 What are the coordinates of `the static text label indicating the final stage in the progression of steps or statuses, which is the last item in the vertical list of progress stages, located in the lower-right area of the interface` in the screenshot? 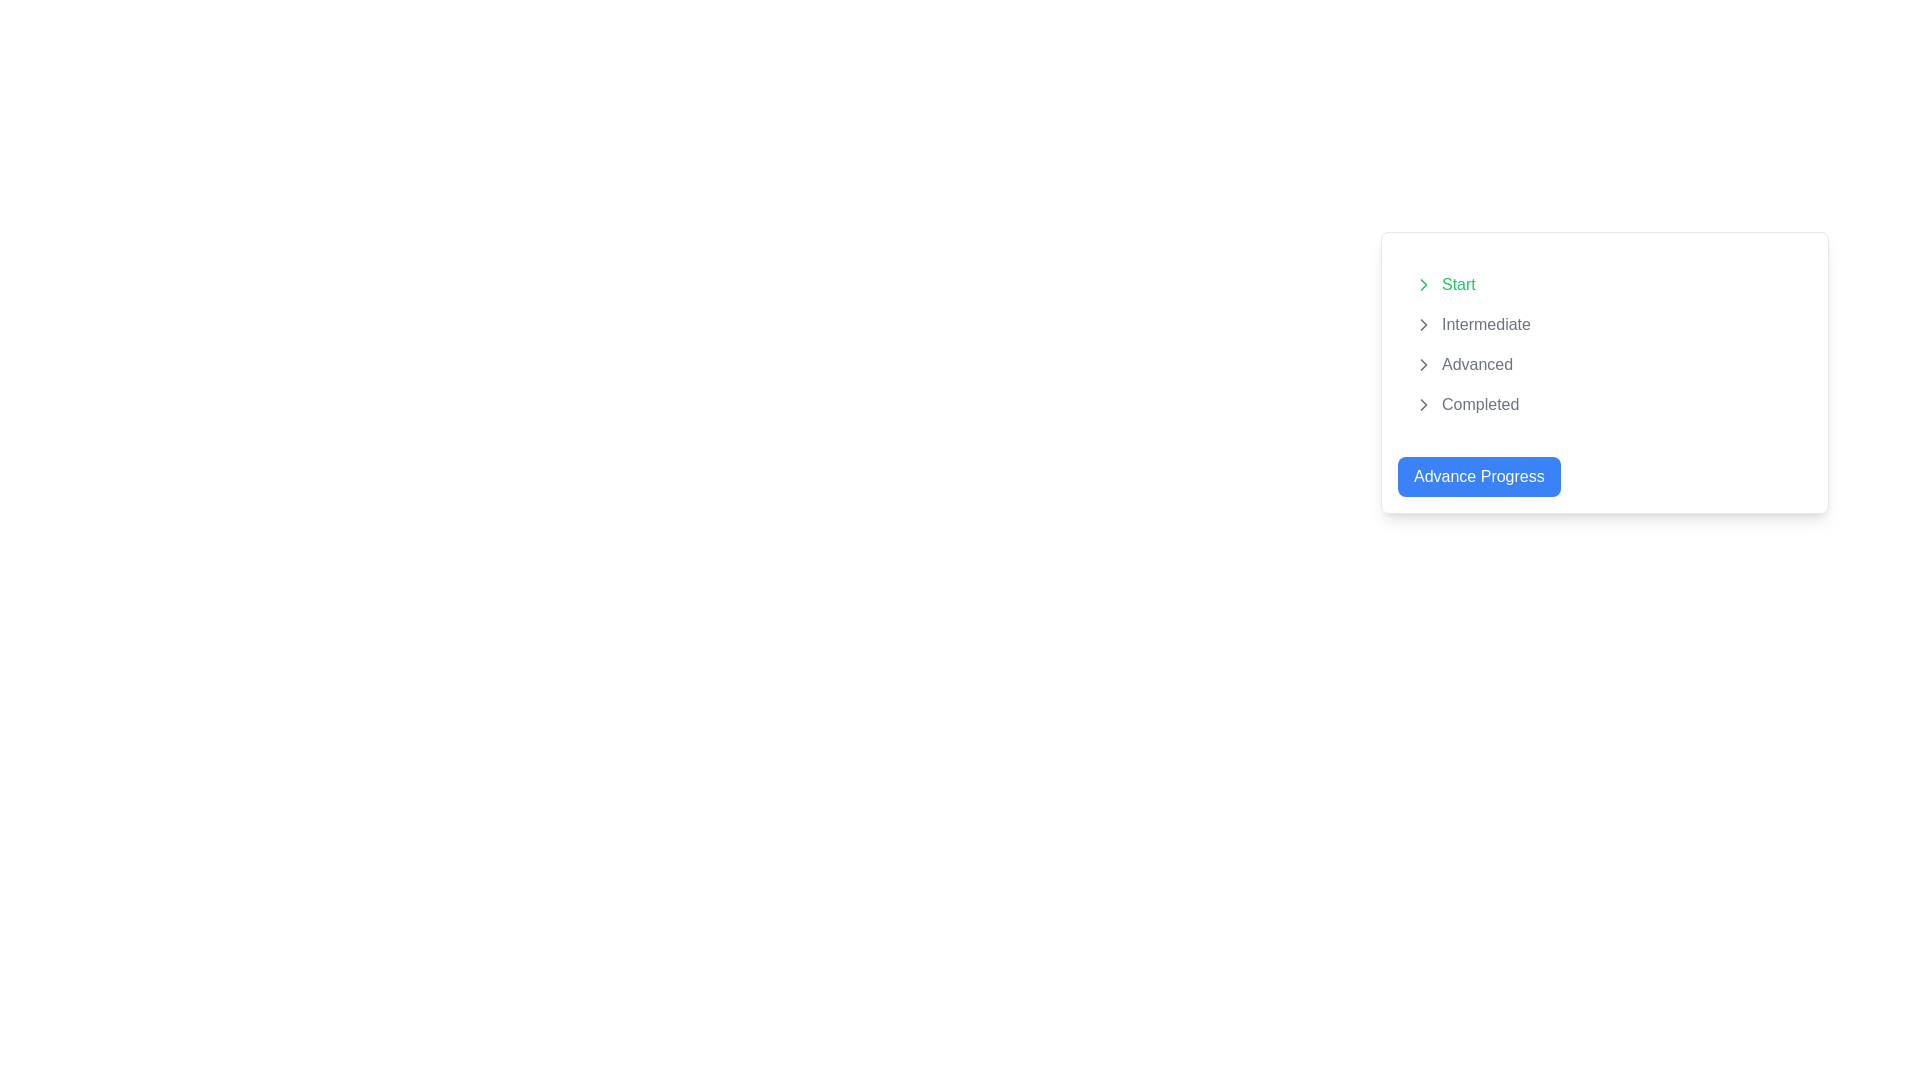 It's located at (1480, 405).